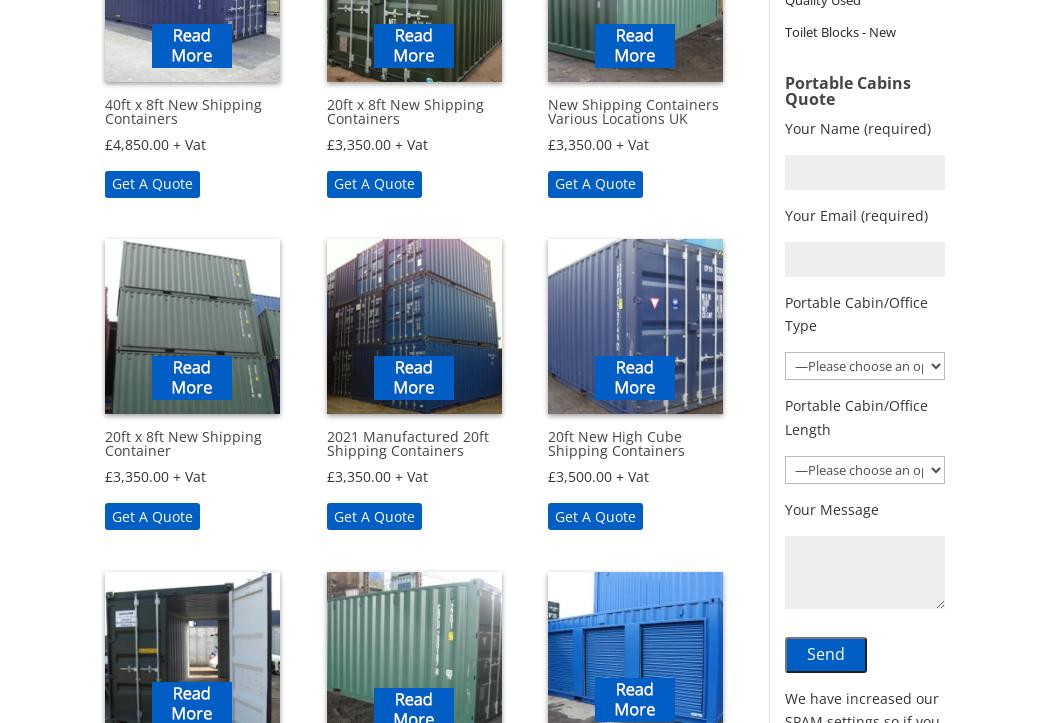 The image size is (1050, 723). What do you see at coordinates (784, 214) in the screenshot?
I see `'Your Email (required)'` at bounding box center [784, 214].